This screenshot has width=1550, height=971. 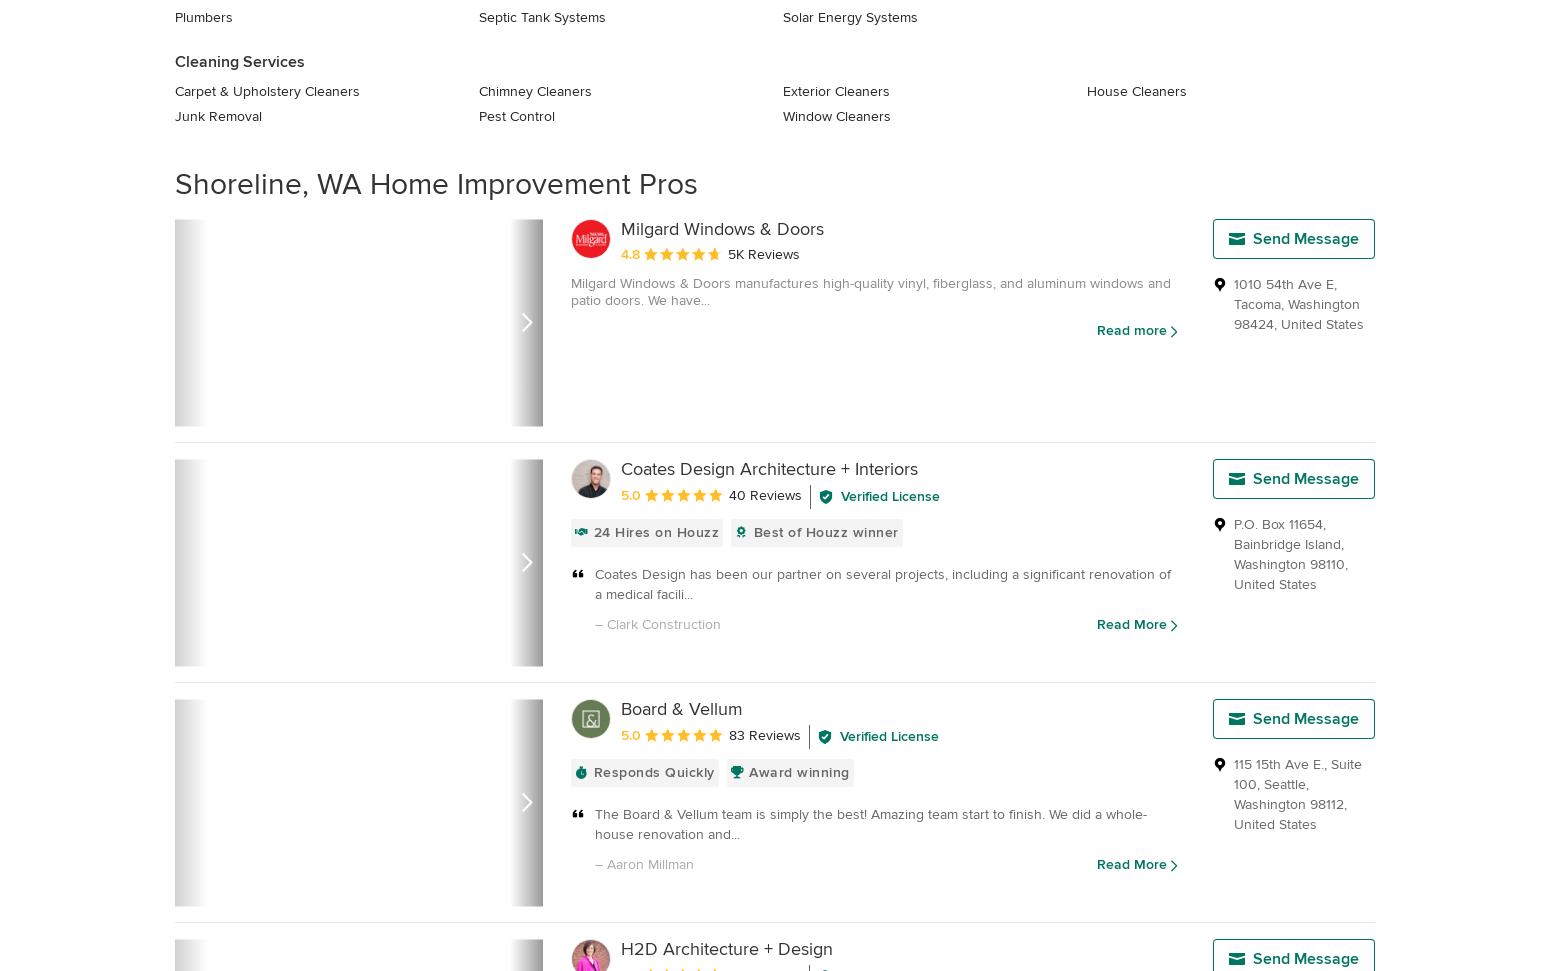 I want to click on 'Junk Removal', so click(x=217, y=116).